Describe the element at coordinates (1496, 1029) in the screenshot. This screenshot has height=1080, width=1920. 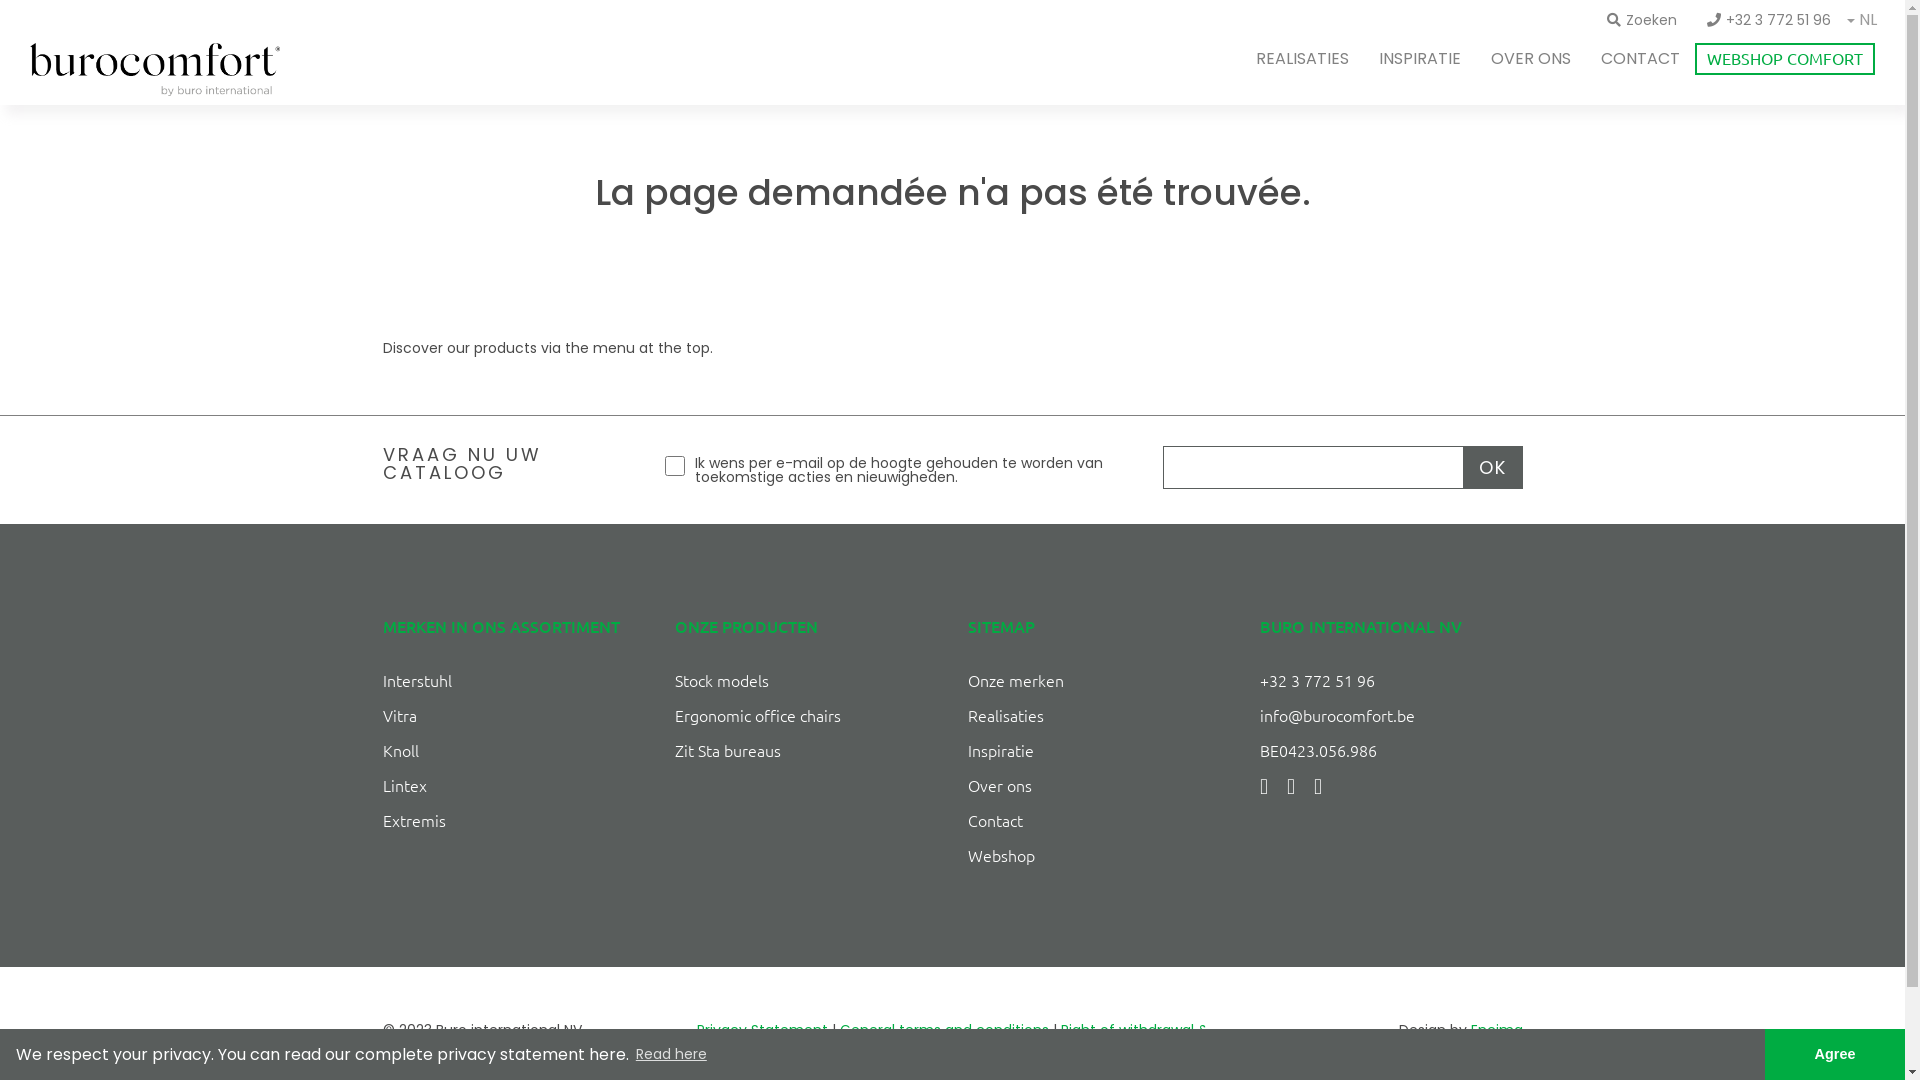
I see `'Encima'` at that location.